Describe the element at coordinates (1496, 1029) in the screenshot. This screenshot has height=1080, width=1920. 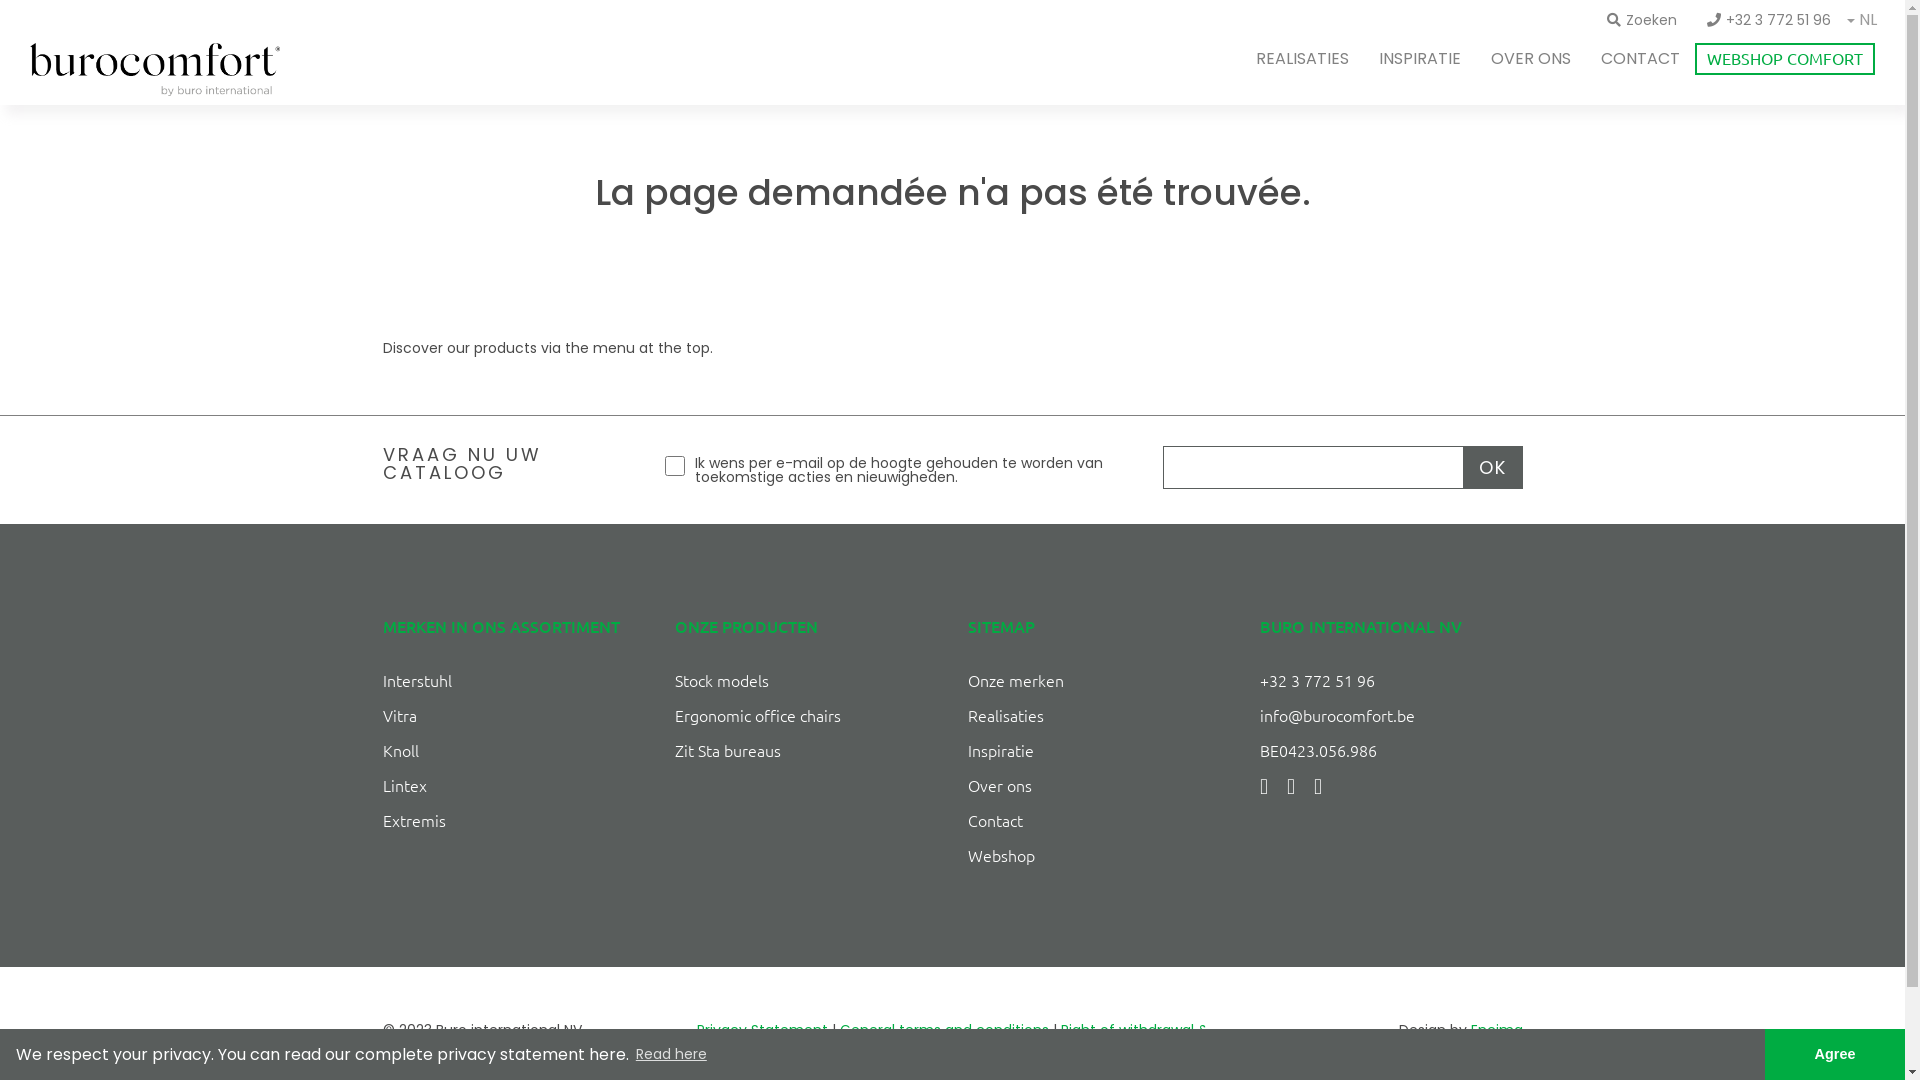
I see `'Encima'` at that location.